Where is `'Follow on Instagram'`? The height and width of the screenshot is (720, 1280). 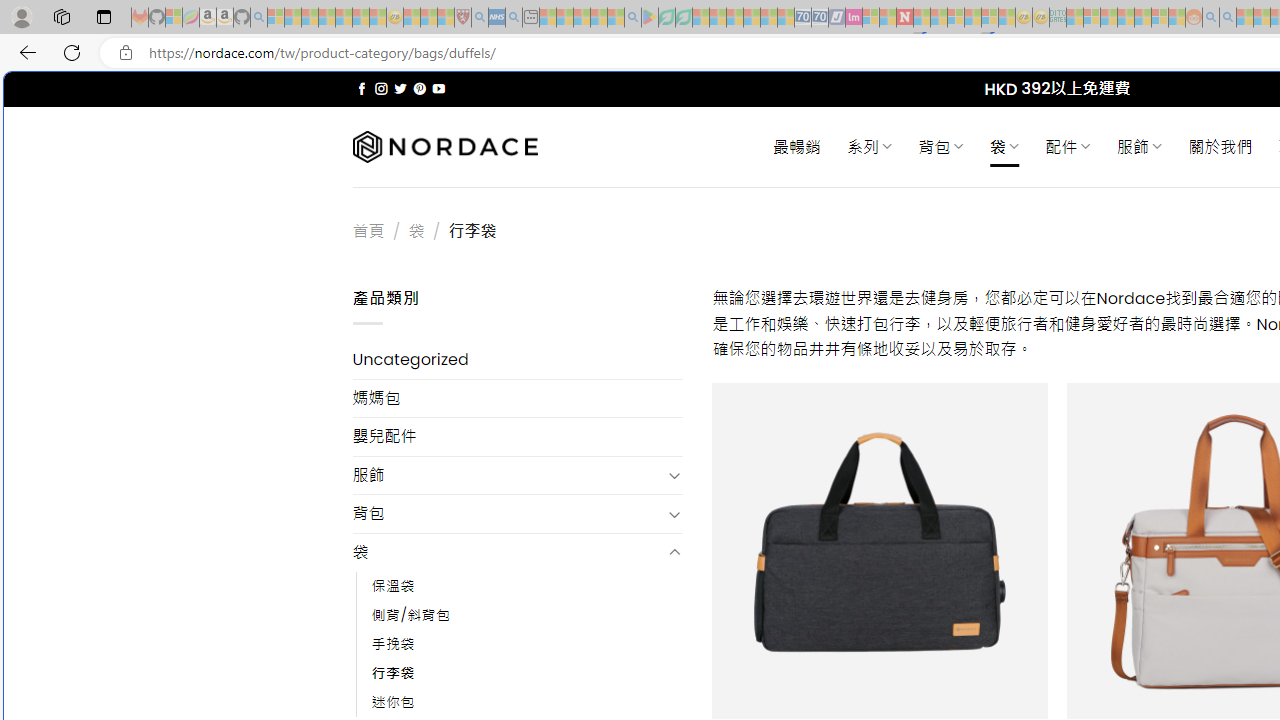 'Follow on Instagram' is located at coordinates (381, 88).